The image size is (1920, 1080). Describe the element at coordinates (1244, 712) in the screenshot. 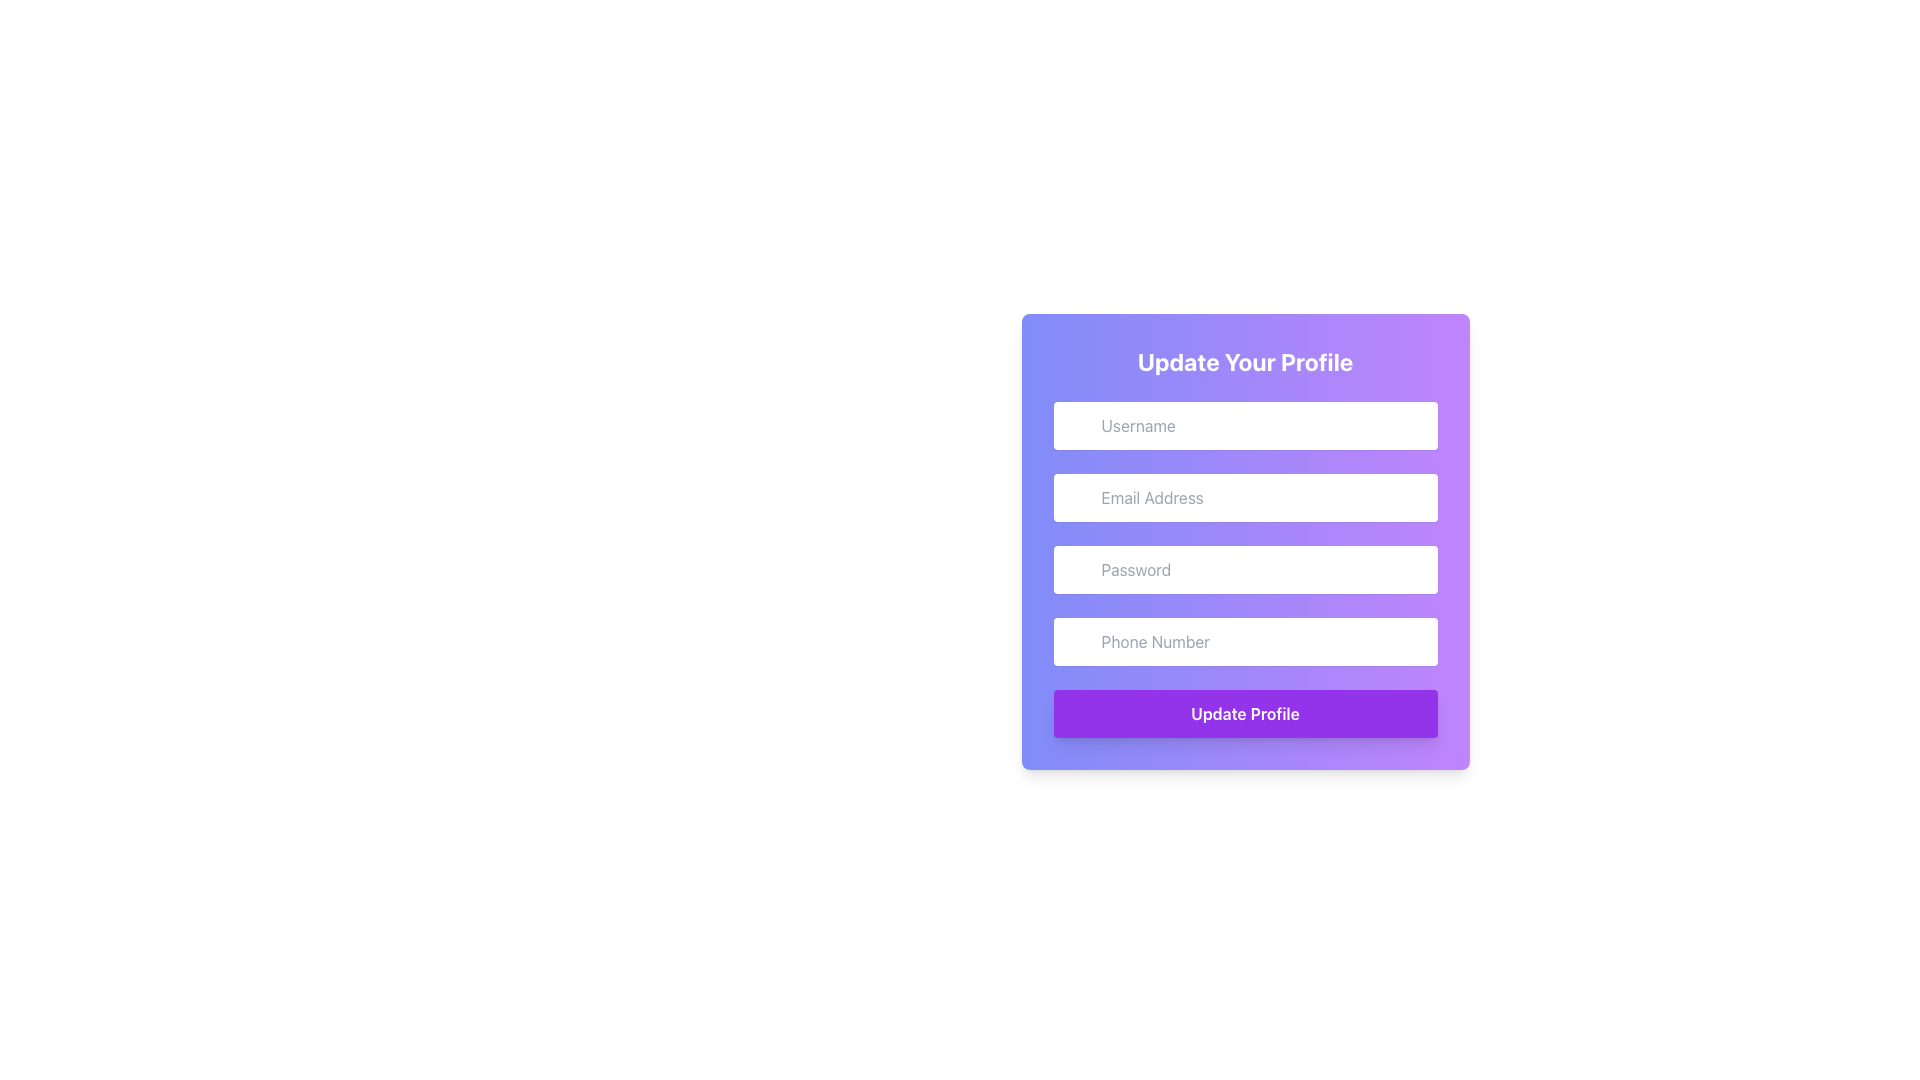

I see `the submission button for the profile update form to change its appearance` at that location.